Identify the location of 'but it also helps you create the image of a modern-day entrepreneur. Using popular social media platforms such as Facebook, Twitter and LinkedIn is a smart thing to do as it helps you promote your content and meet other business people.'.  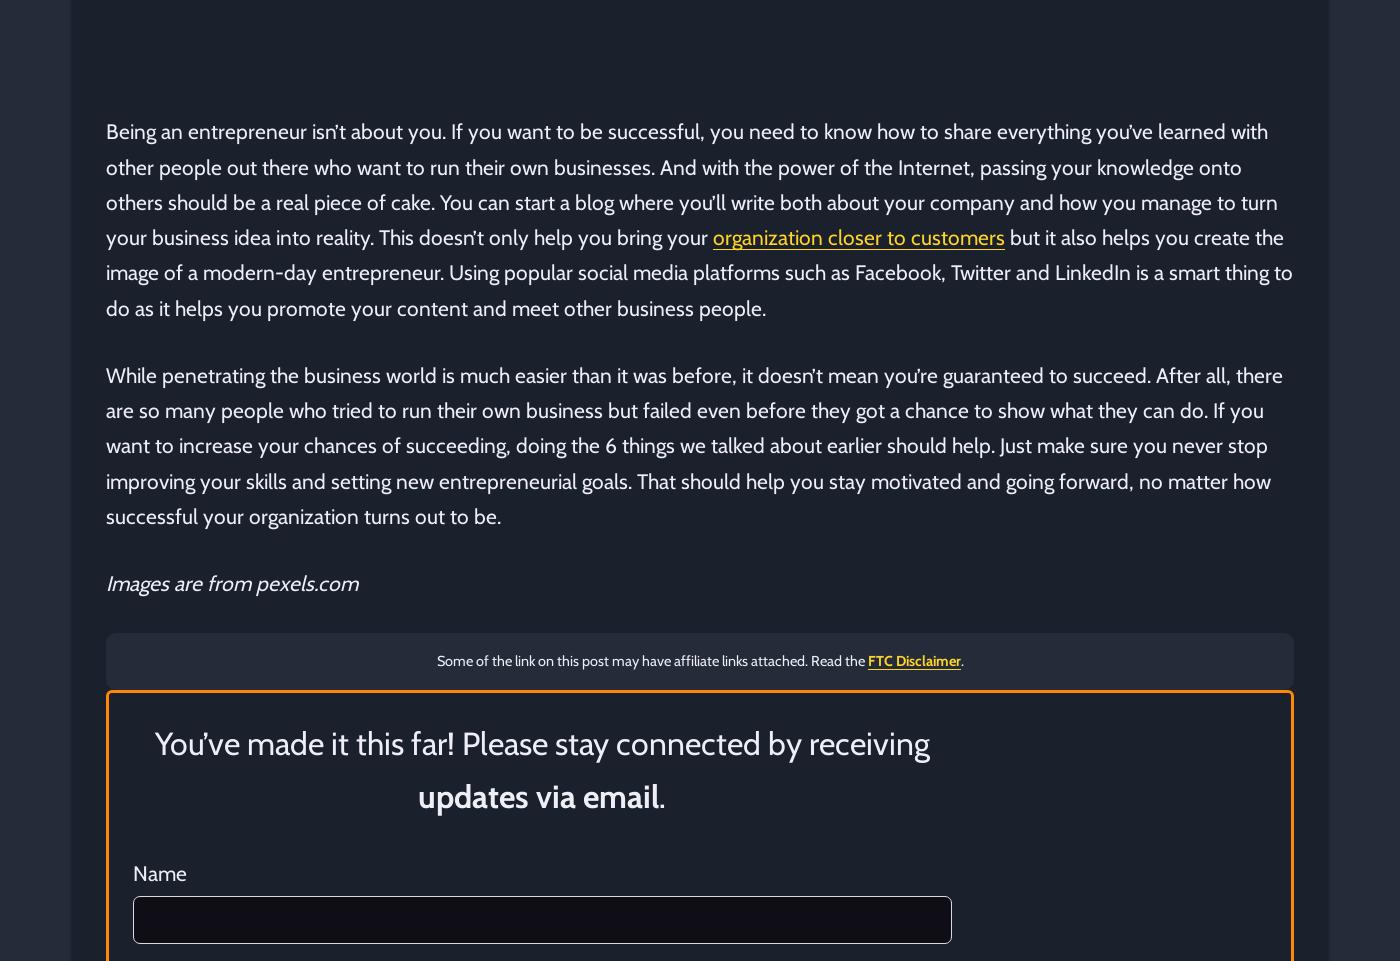
(699, 272).